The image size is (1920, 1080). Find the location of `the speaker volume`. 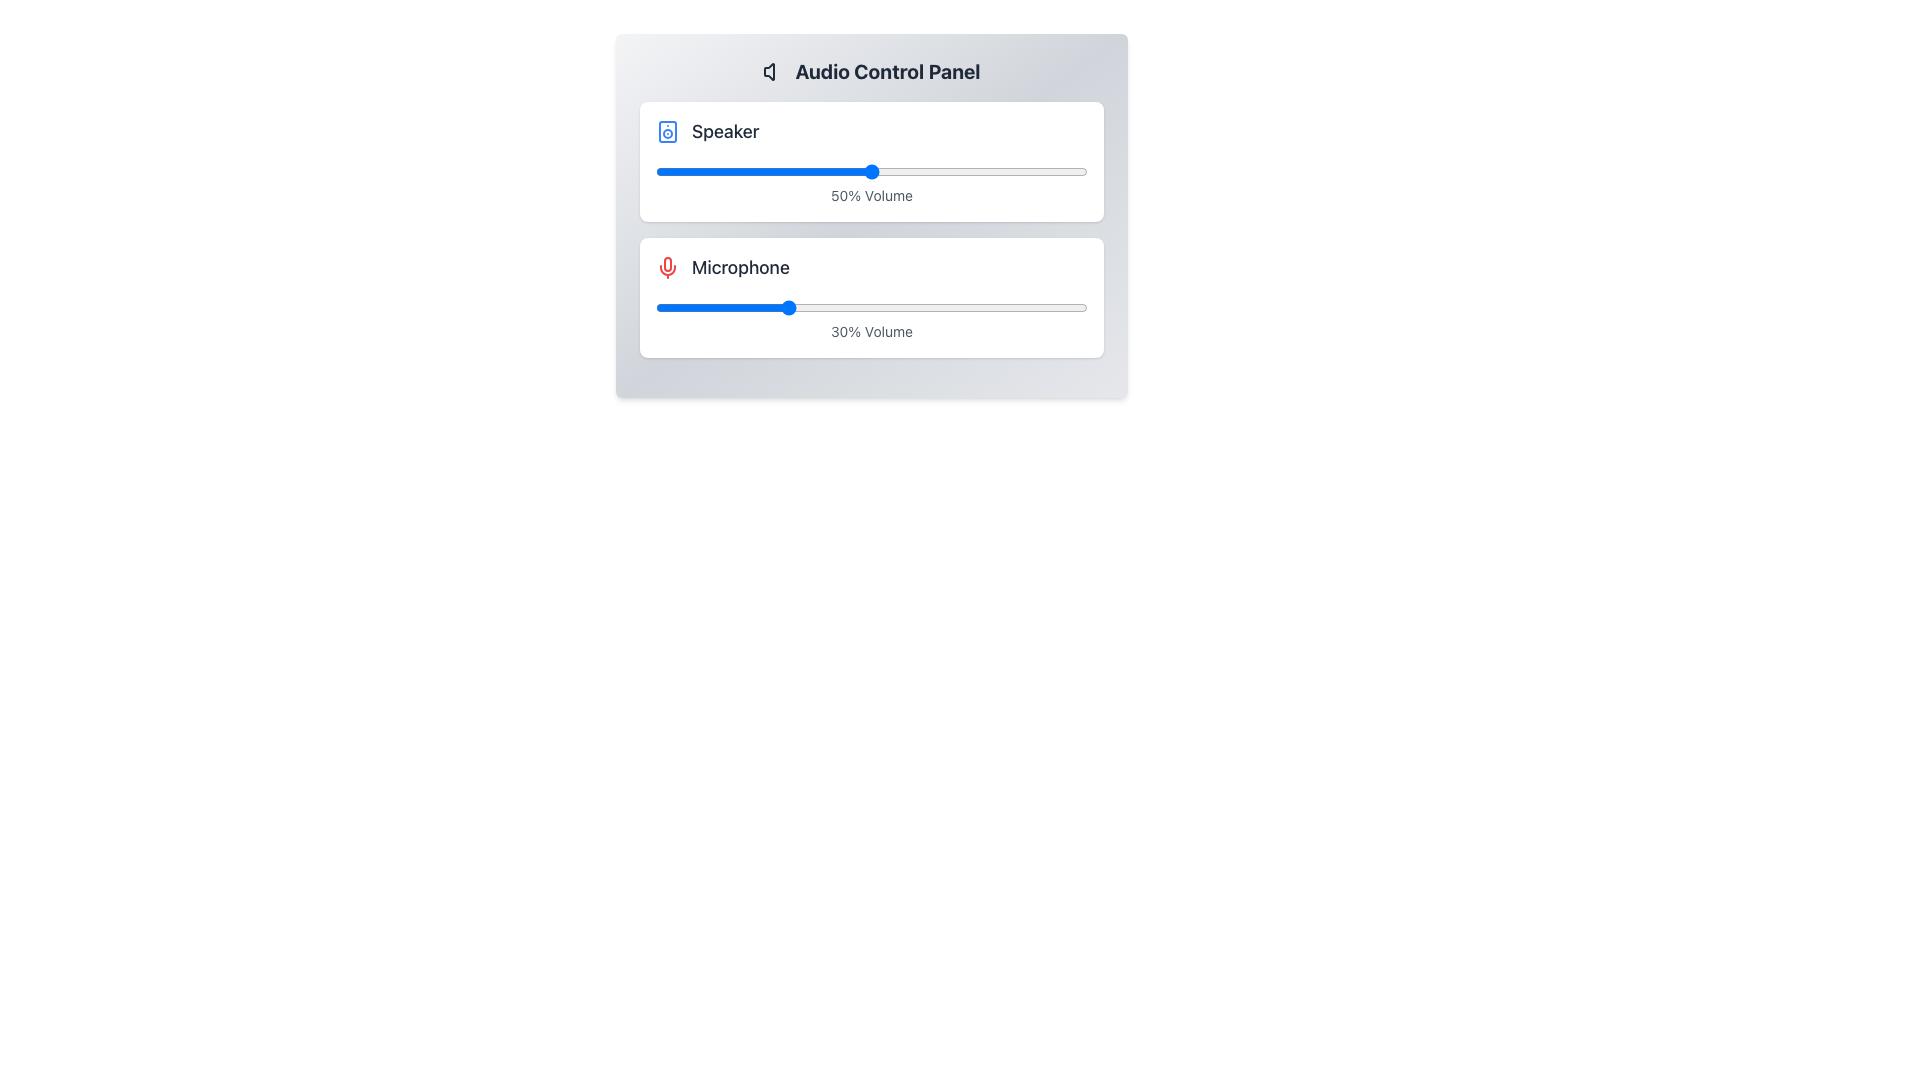

the speaker volume is located at coordinates (876, 171).